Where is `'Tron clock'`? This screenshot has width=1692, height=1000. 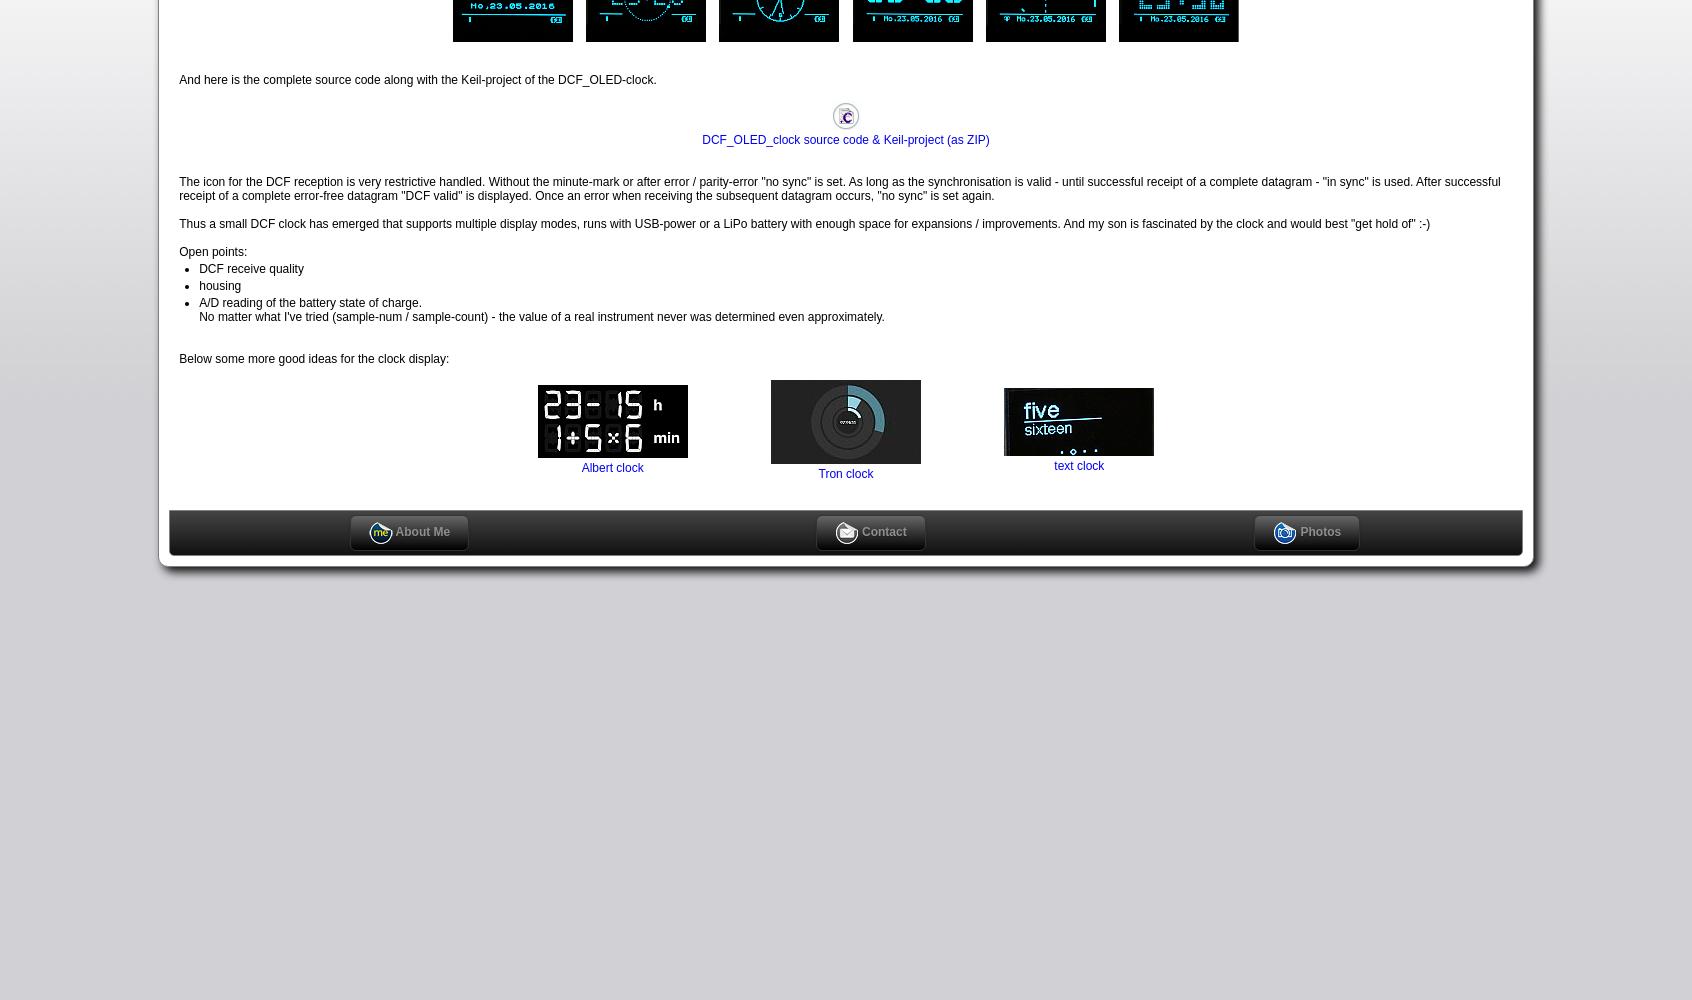 'Tron clock' is located at coordinates (845, 472).